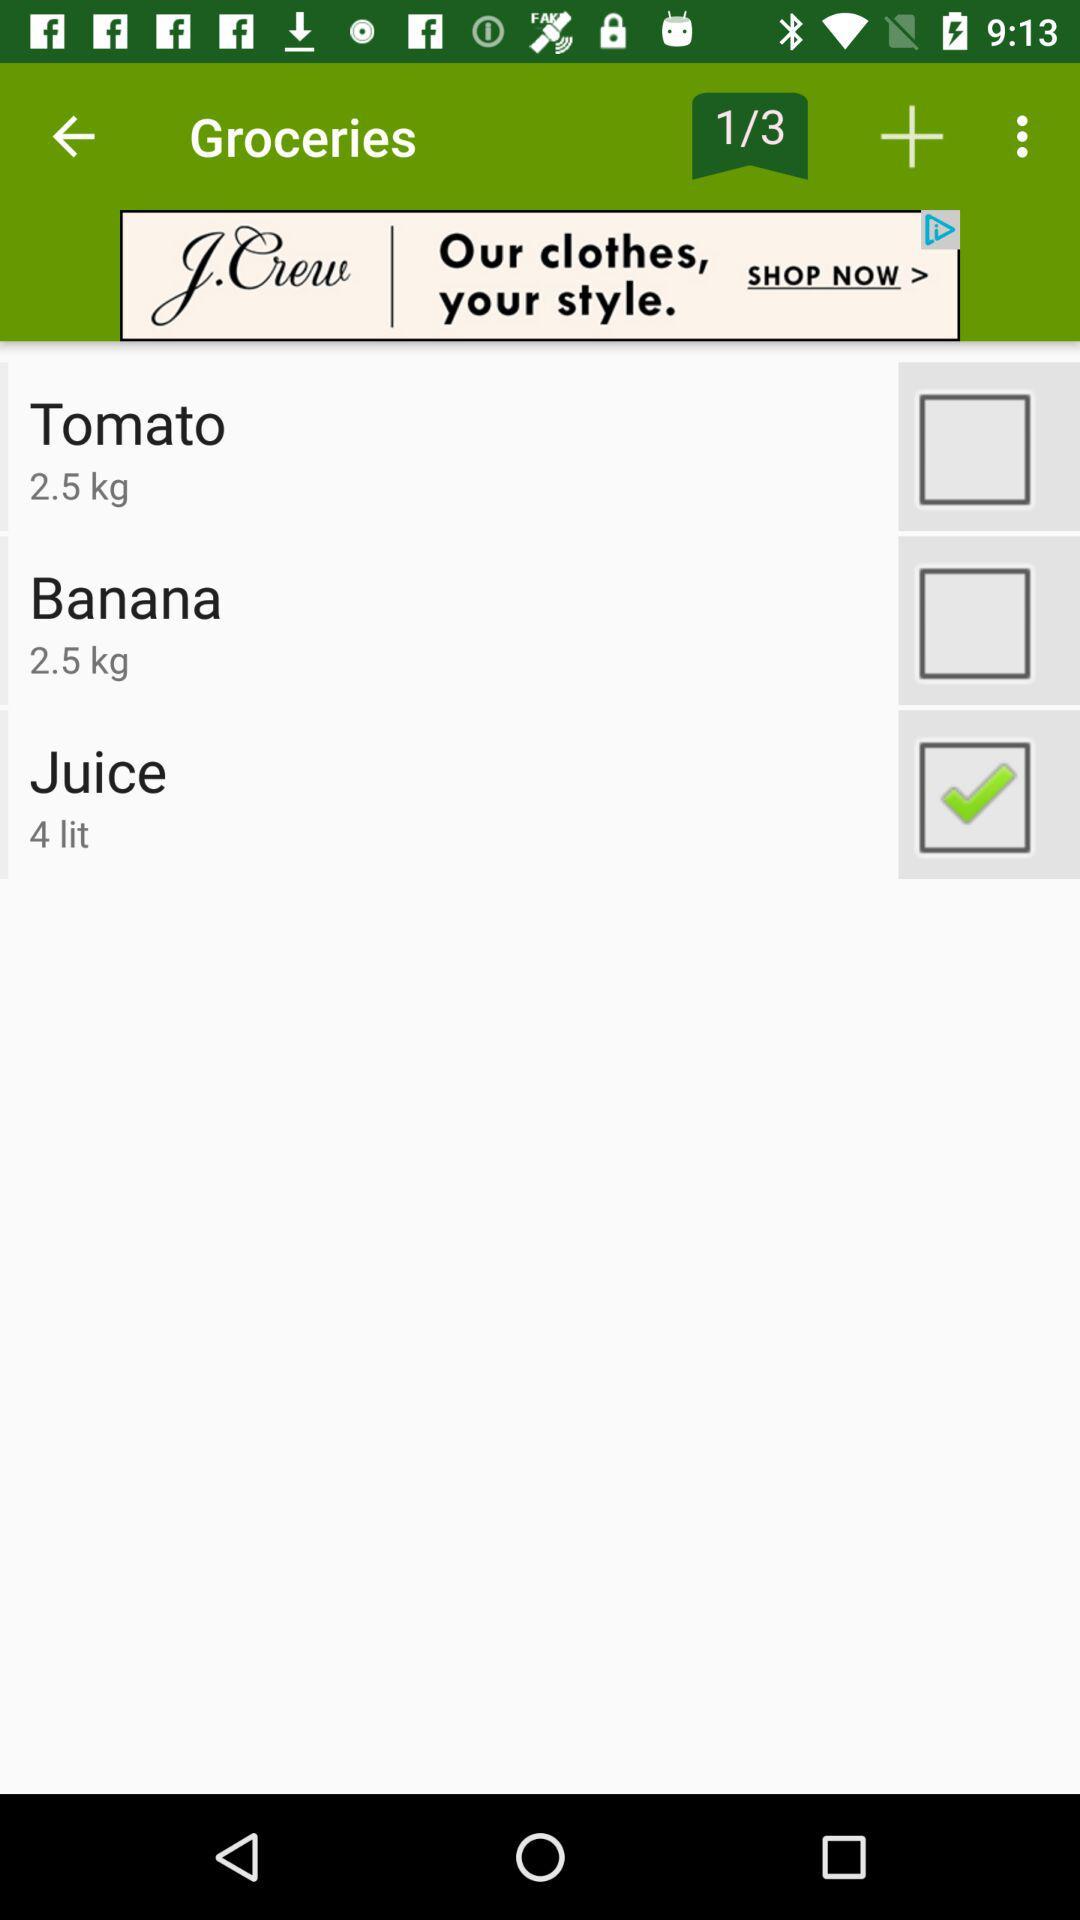 The height and width of the screenshot is (1920, 1080). I want to click on tick off item, so click(988, 619).